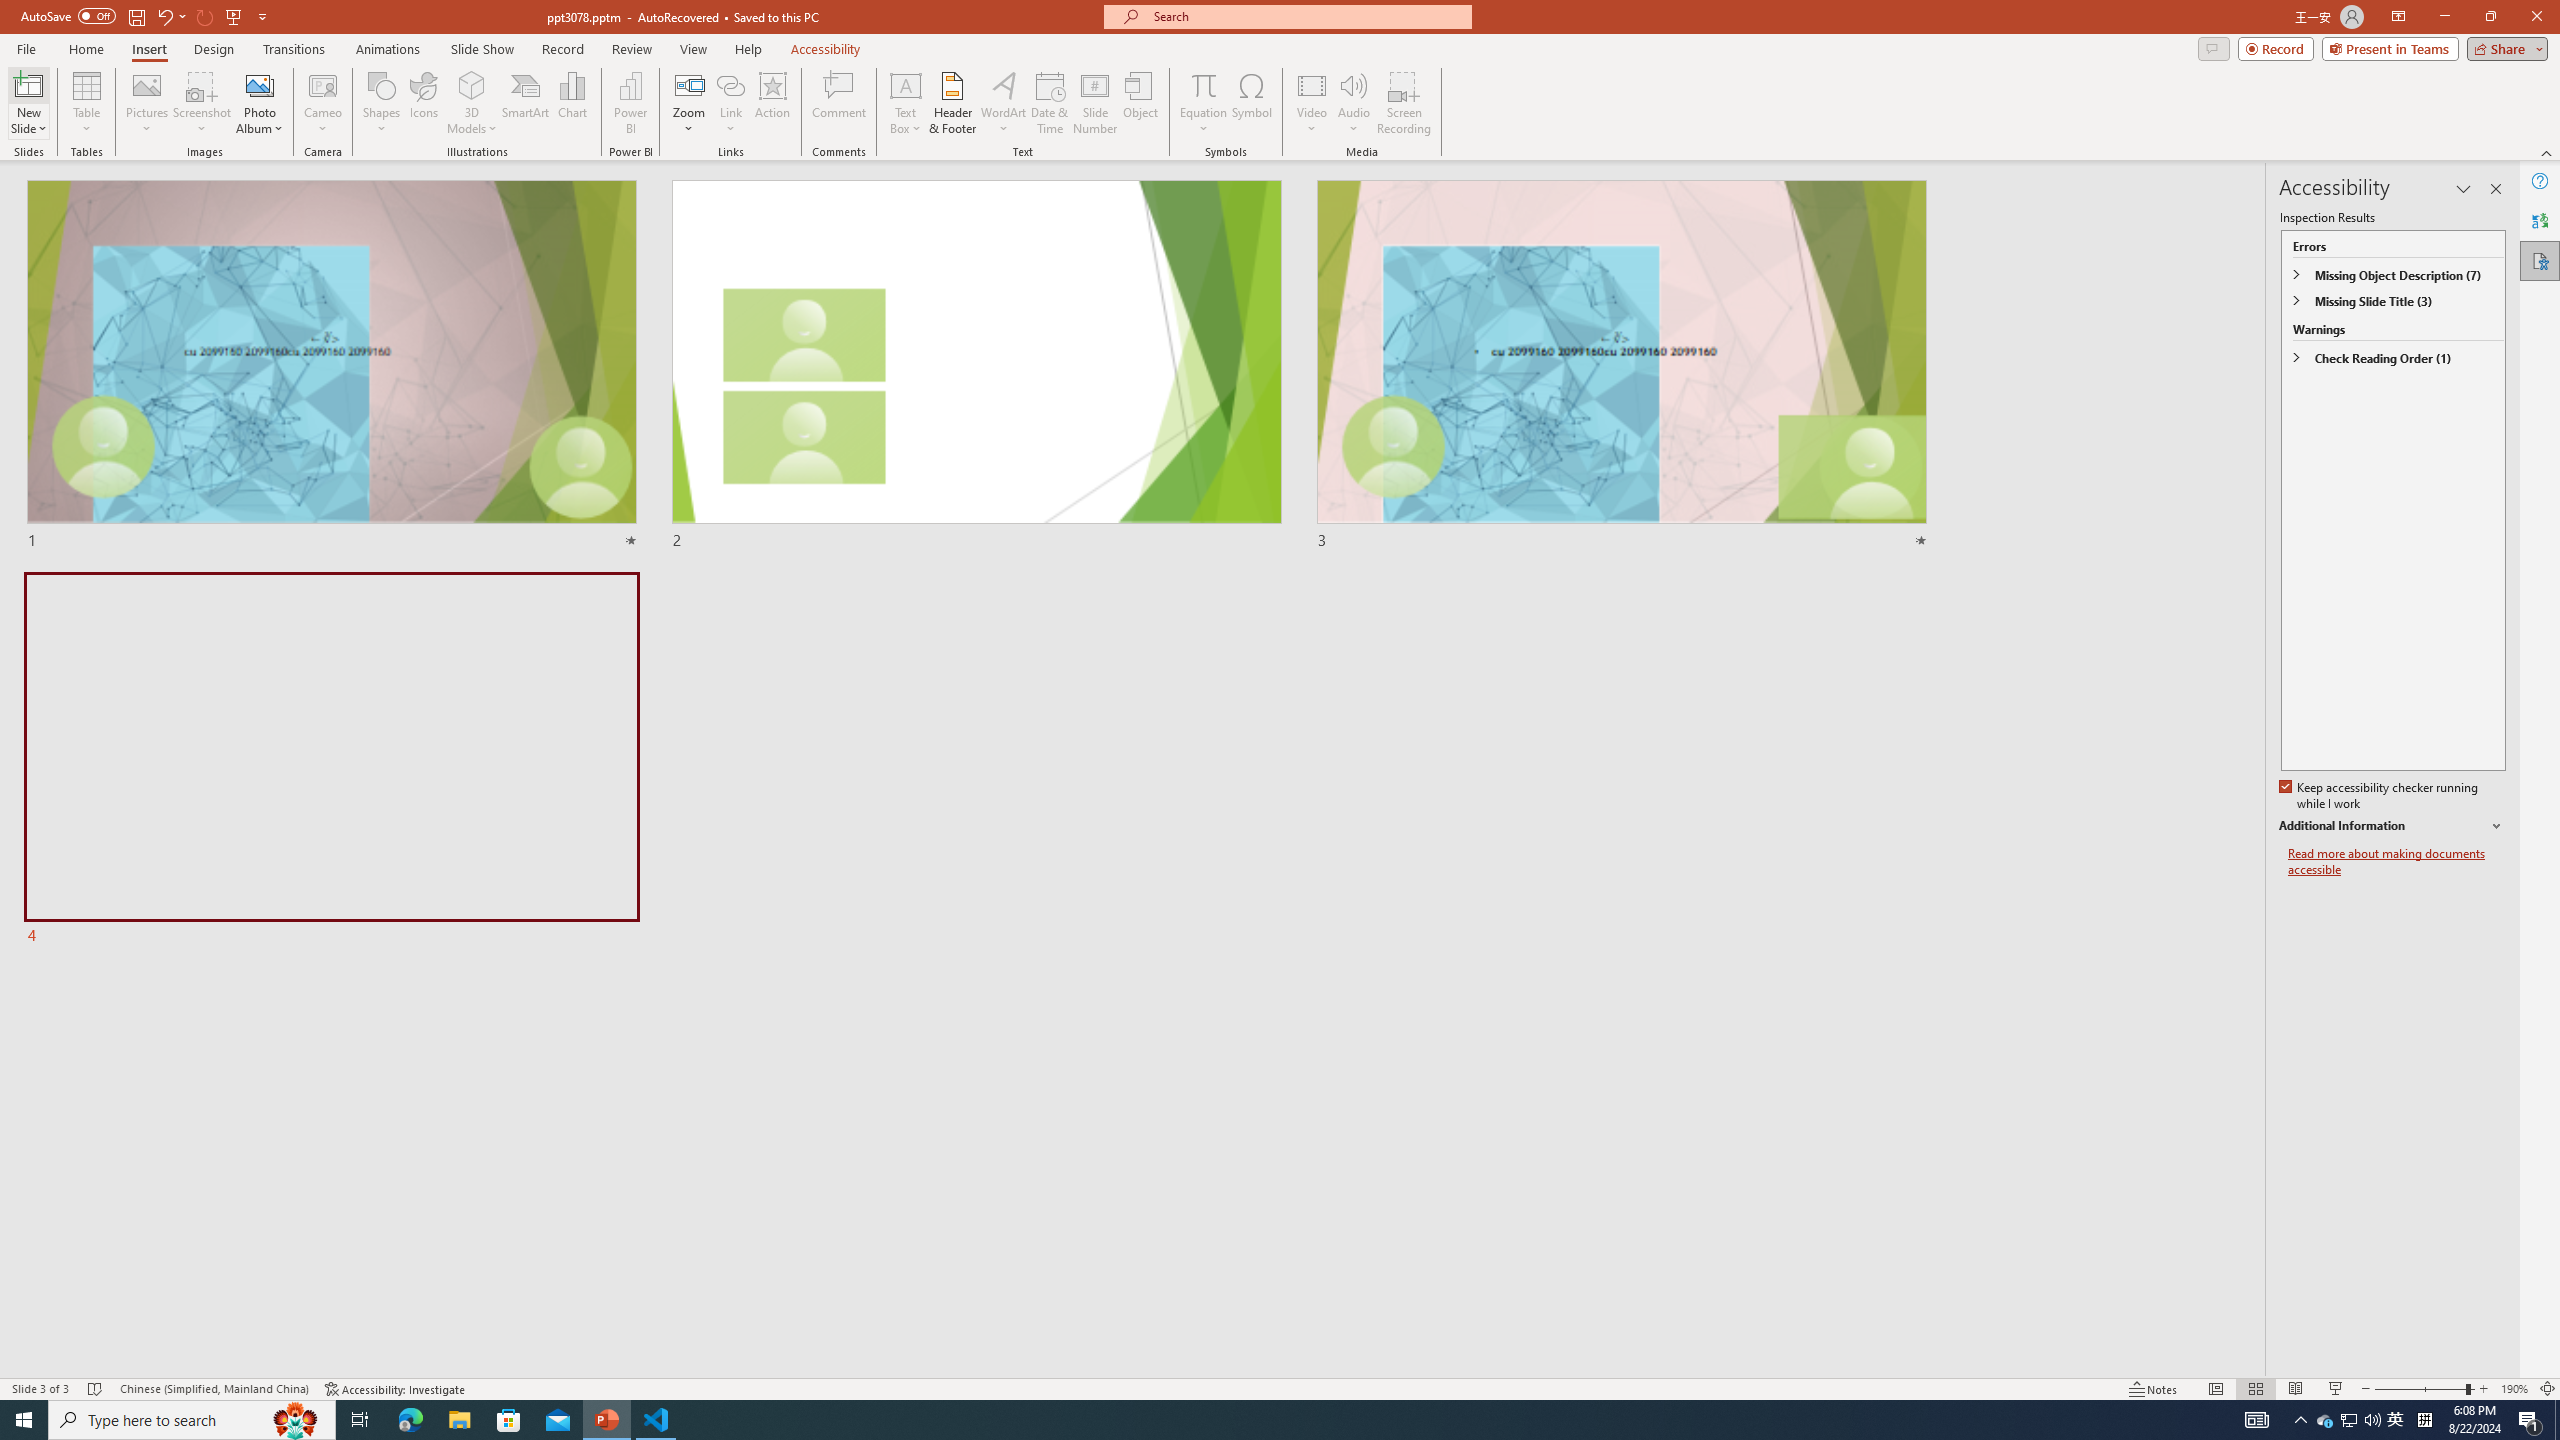 The image size is (2560, 1440). Describe the element at coordinates (472, 103) in the screenshot. I see `'3D Models'` at that location.